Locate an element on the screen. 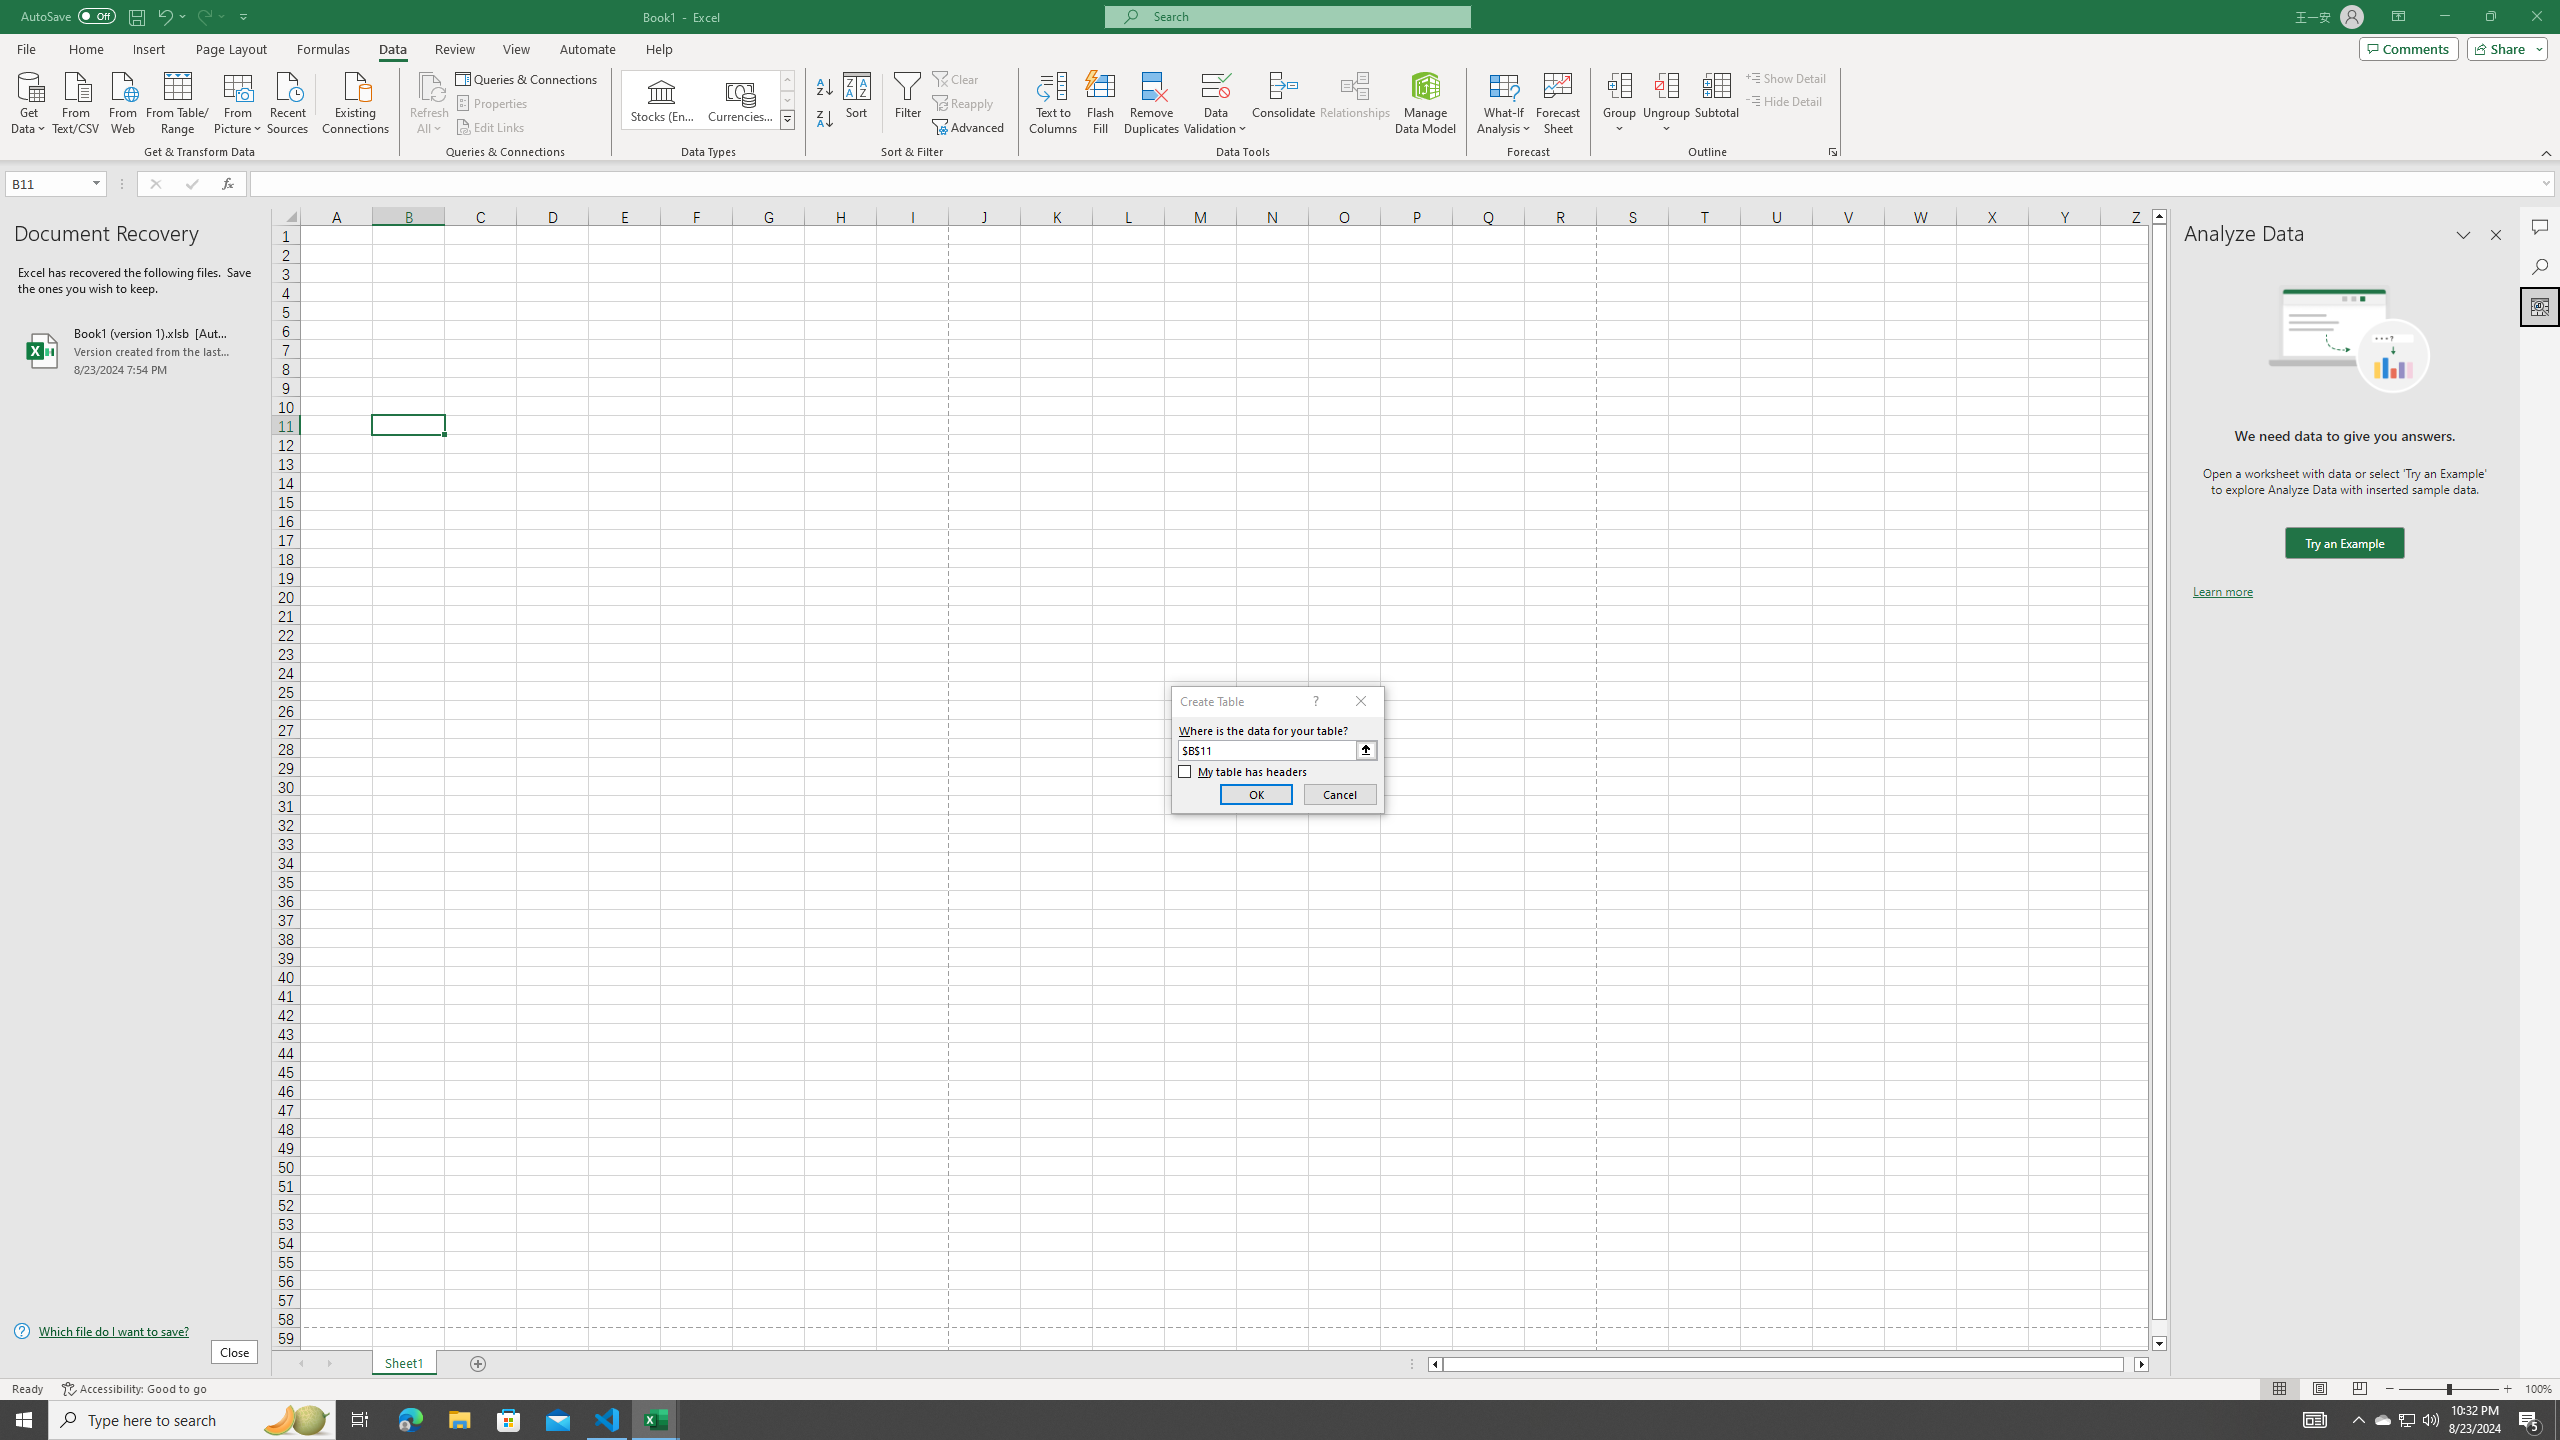 The height and width of the screenshot is (1440, 2560). 'Remove Duplicates' is located at coordinates (1151, 103).